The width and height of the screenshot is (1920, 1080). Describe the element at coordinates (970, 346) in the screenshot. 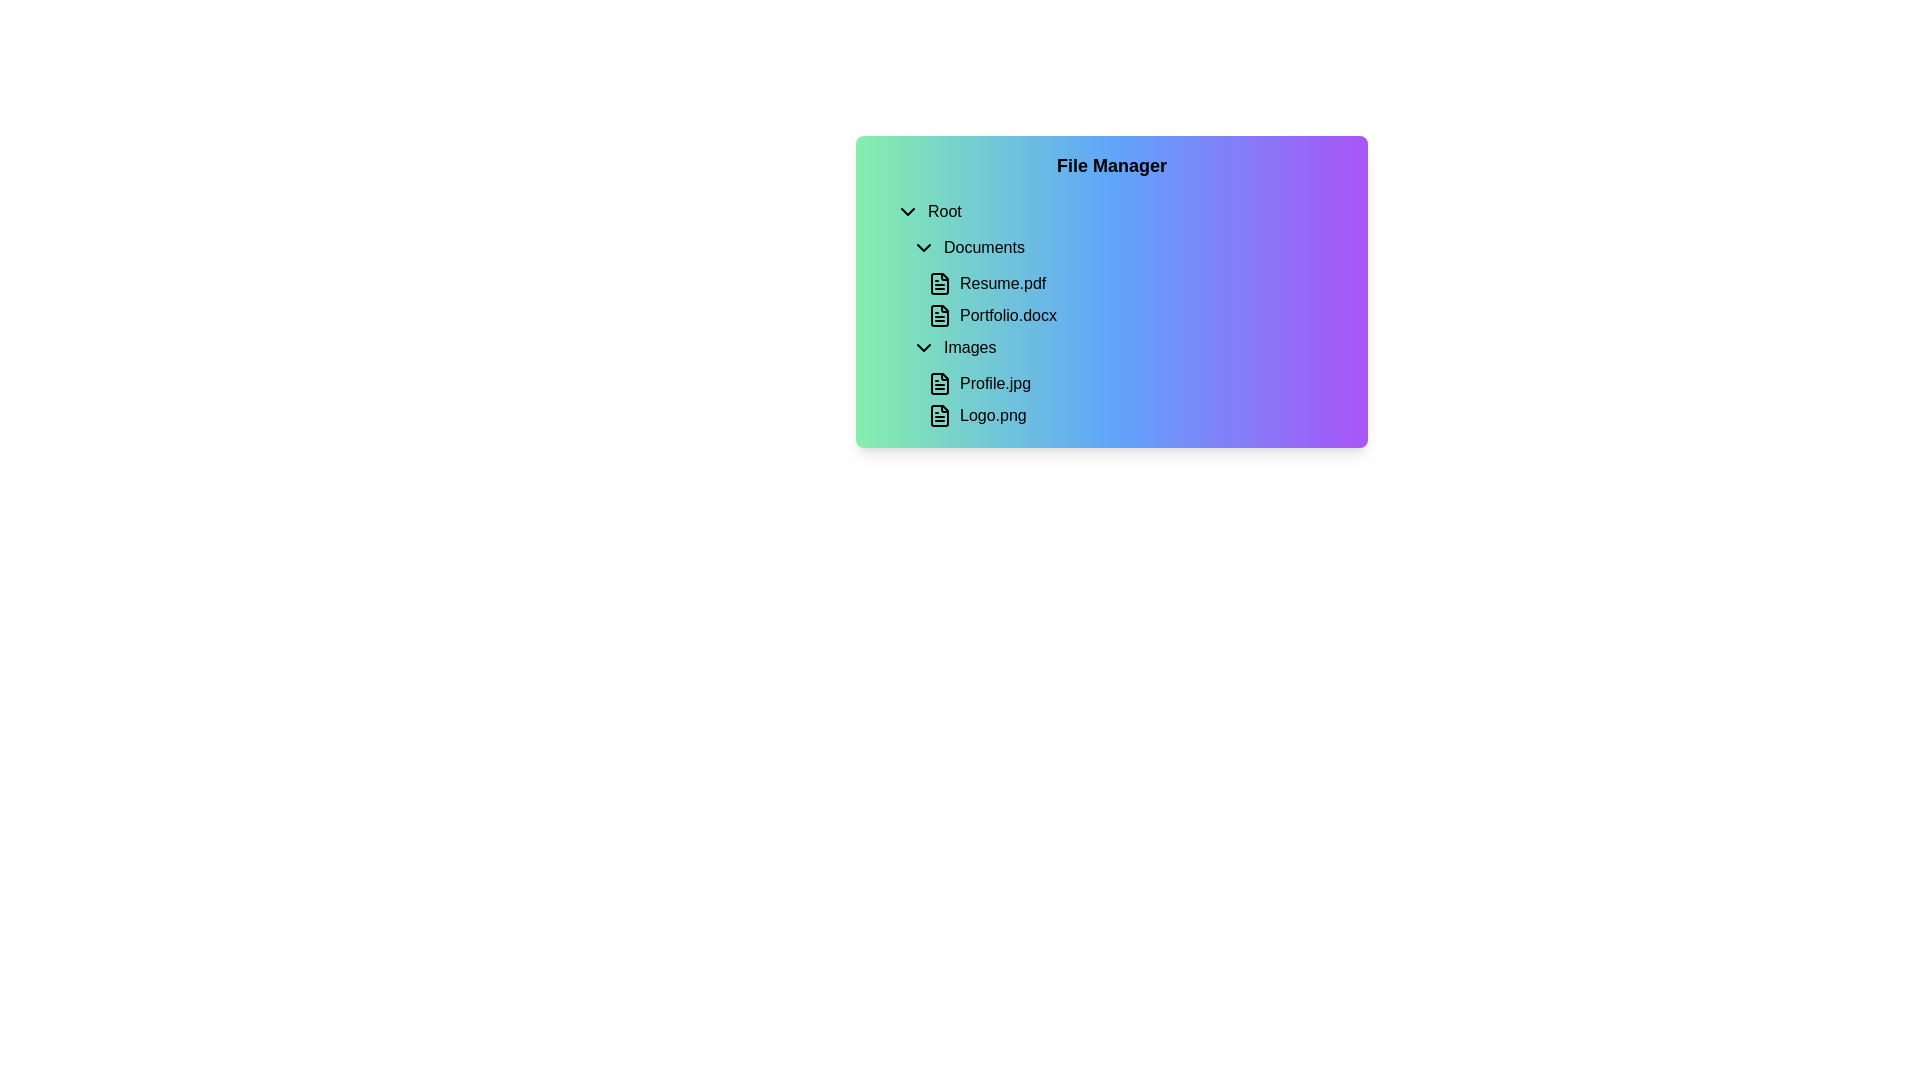

I see `the text label representing the folder named 'Images'` at that location.